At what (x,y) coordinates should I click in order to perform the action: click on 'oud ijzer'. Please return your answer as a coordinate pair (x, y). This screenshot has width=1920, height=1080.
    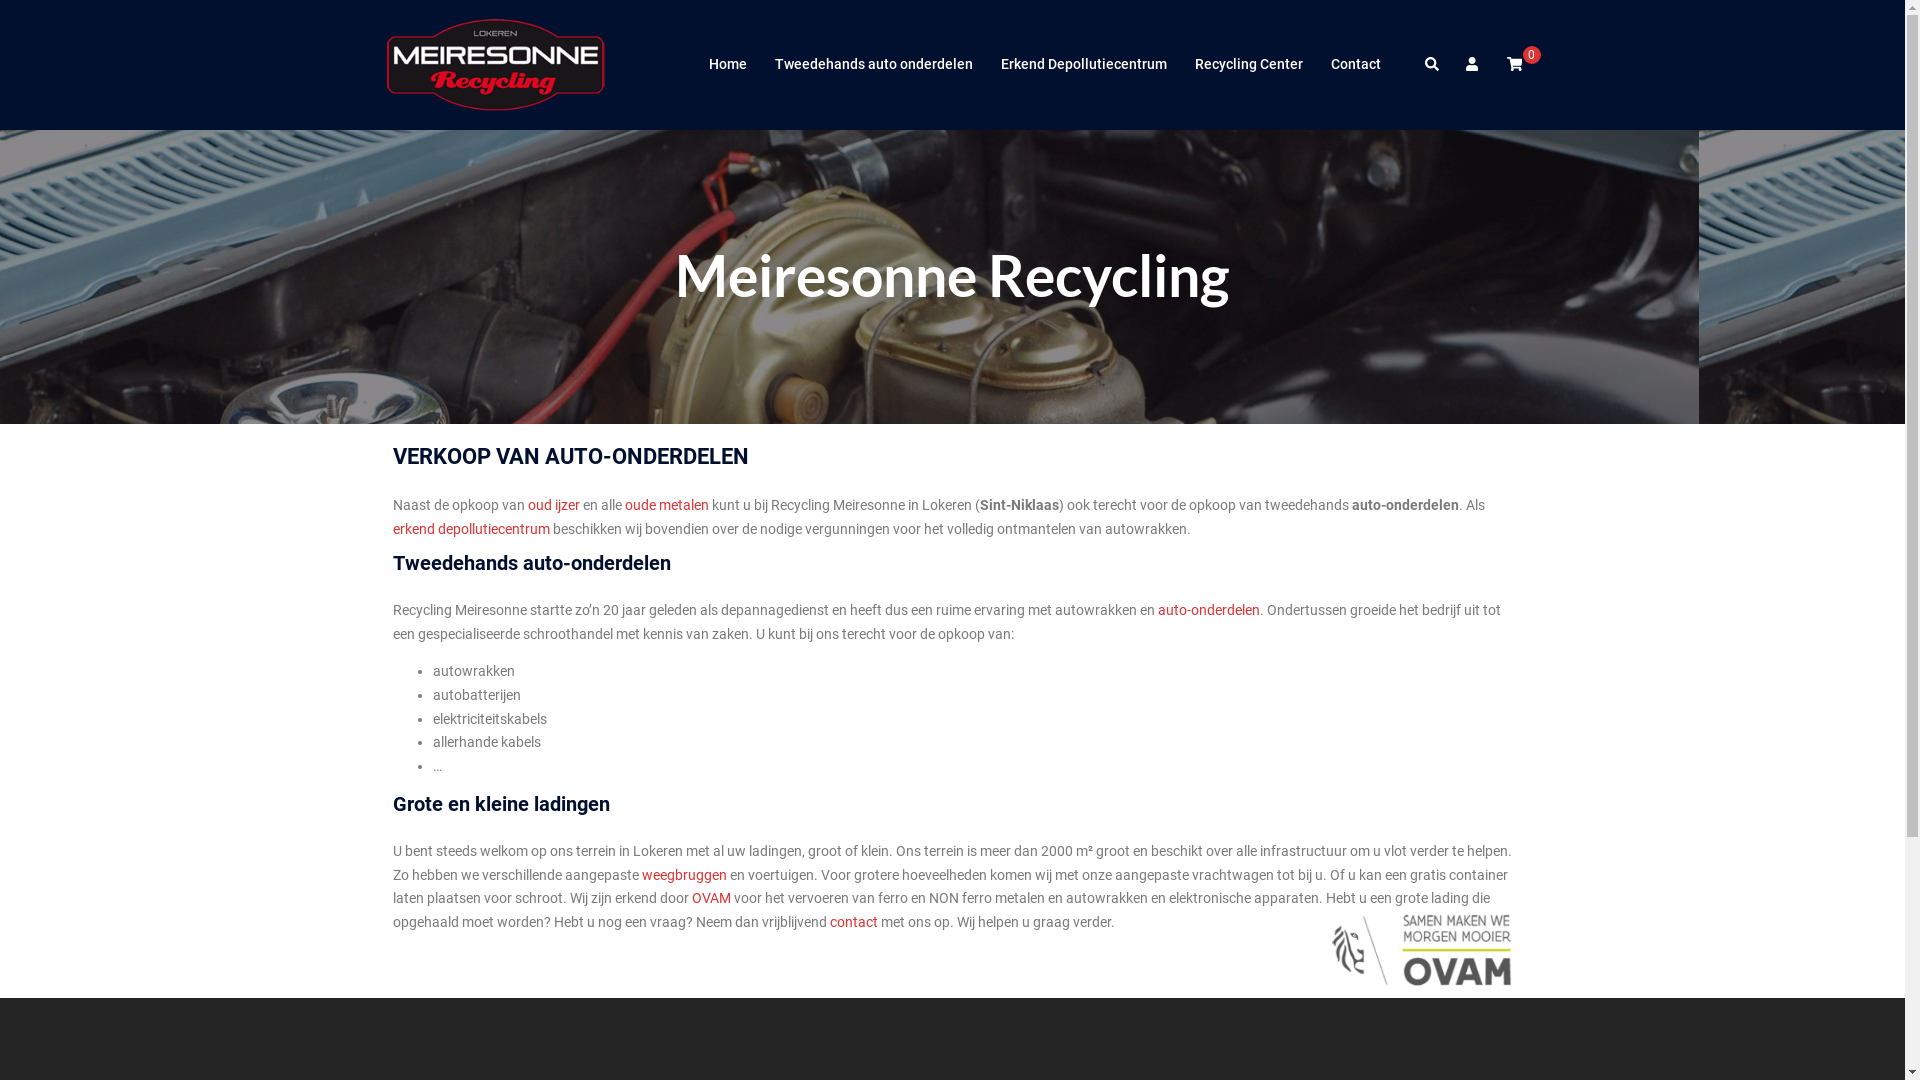
    Looking at the image, I should click on (553, 504).